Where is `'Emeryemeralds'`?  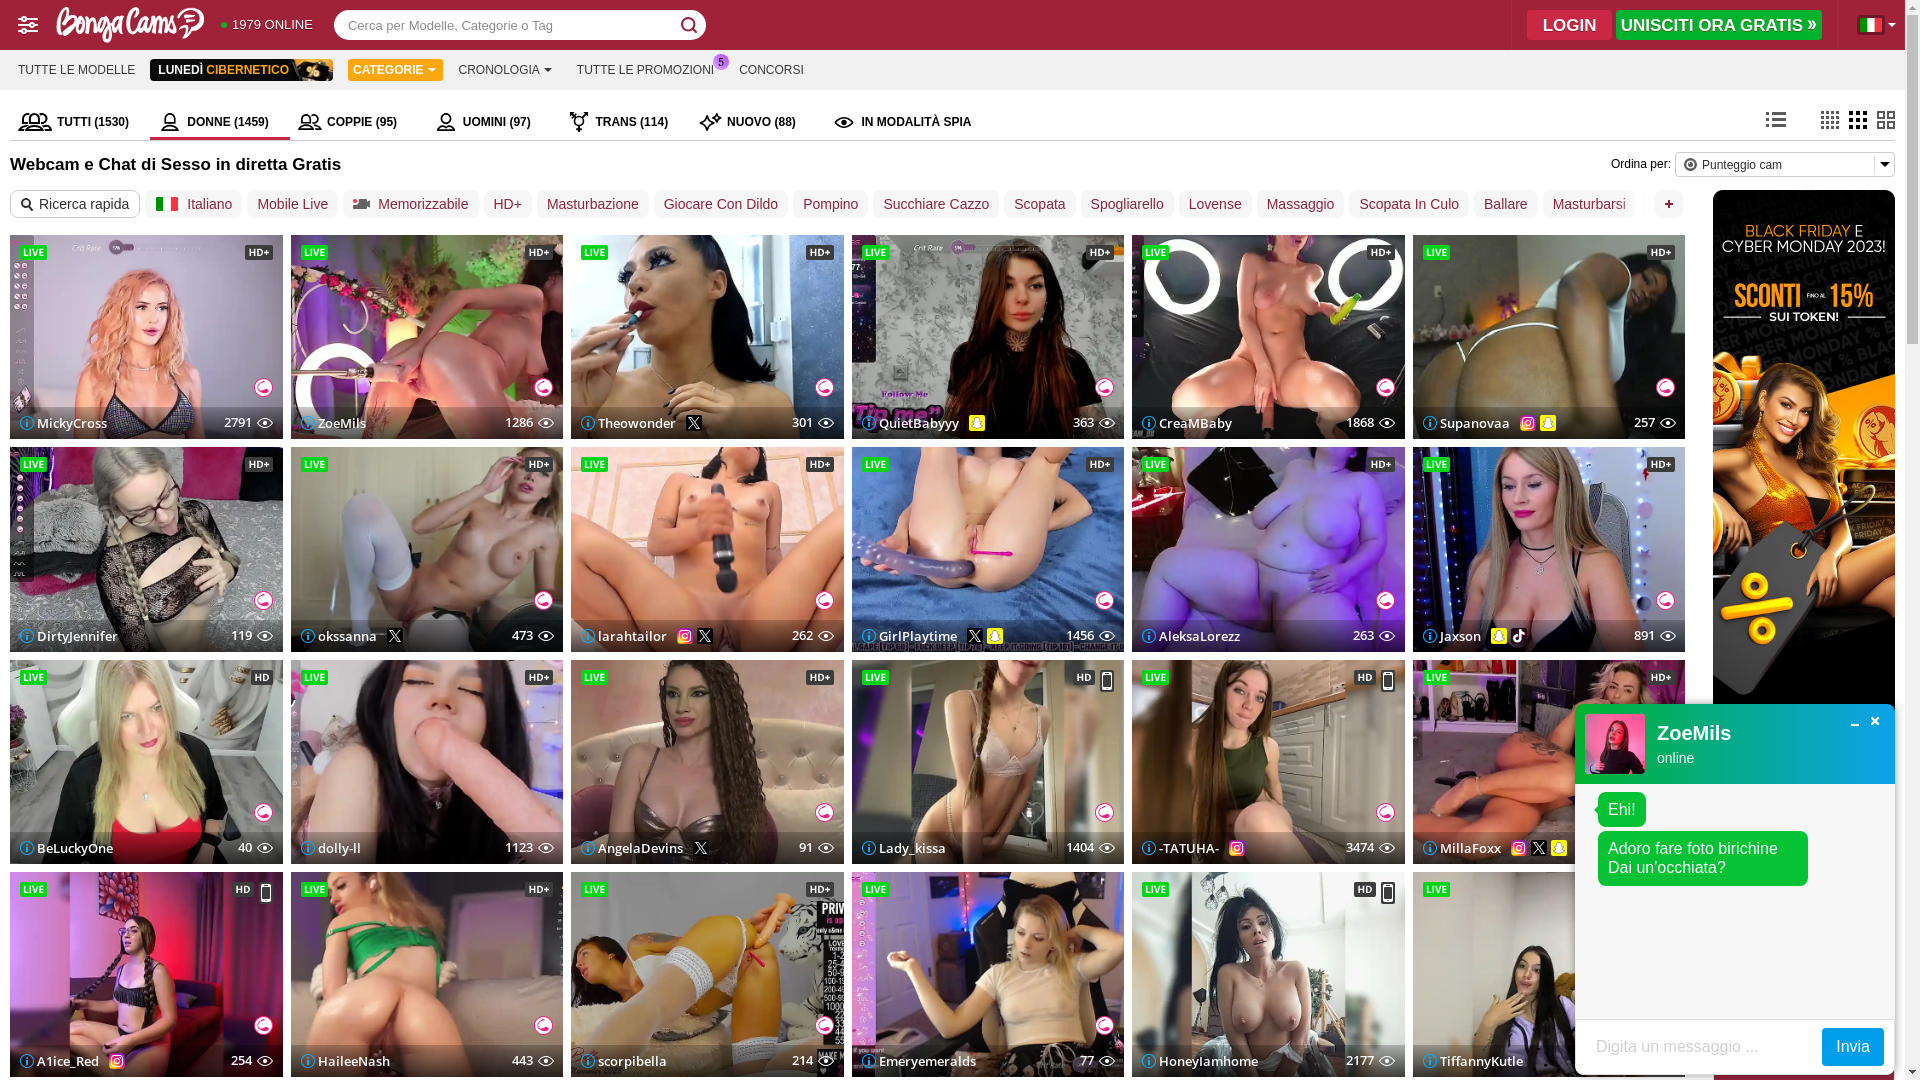
'Emeryemeralds' is located at coordinates (917, 1059).